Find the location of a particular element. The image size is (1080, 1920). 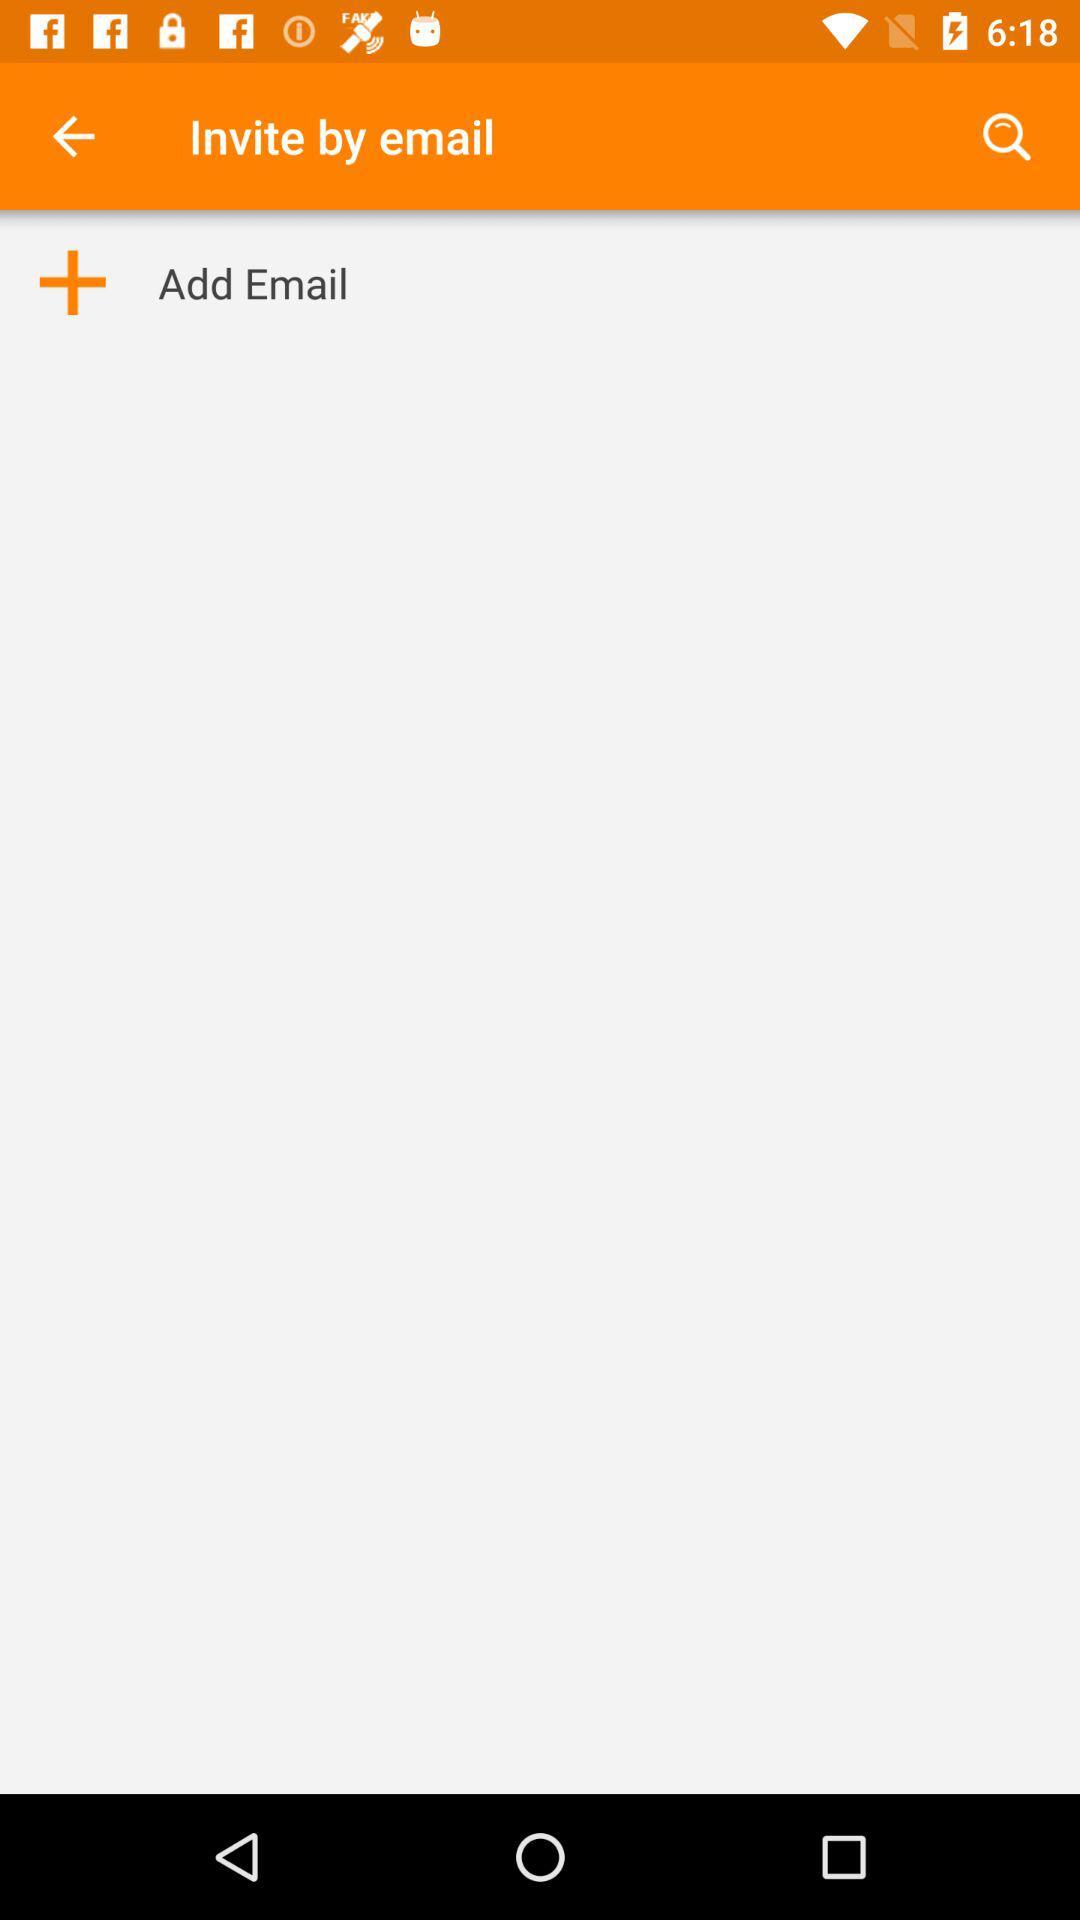

the icon next to invite by email item is located at coordinates (1006, 135).